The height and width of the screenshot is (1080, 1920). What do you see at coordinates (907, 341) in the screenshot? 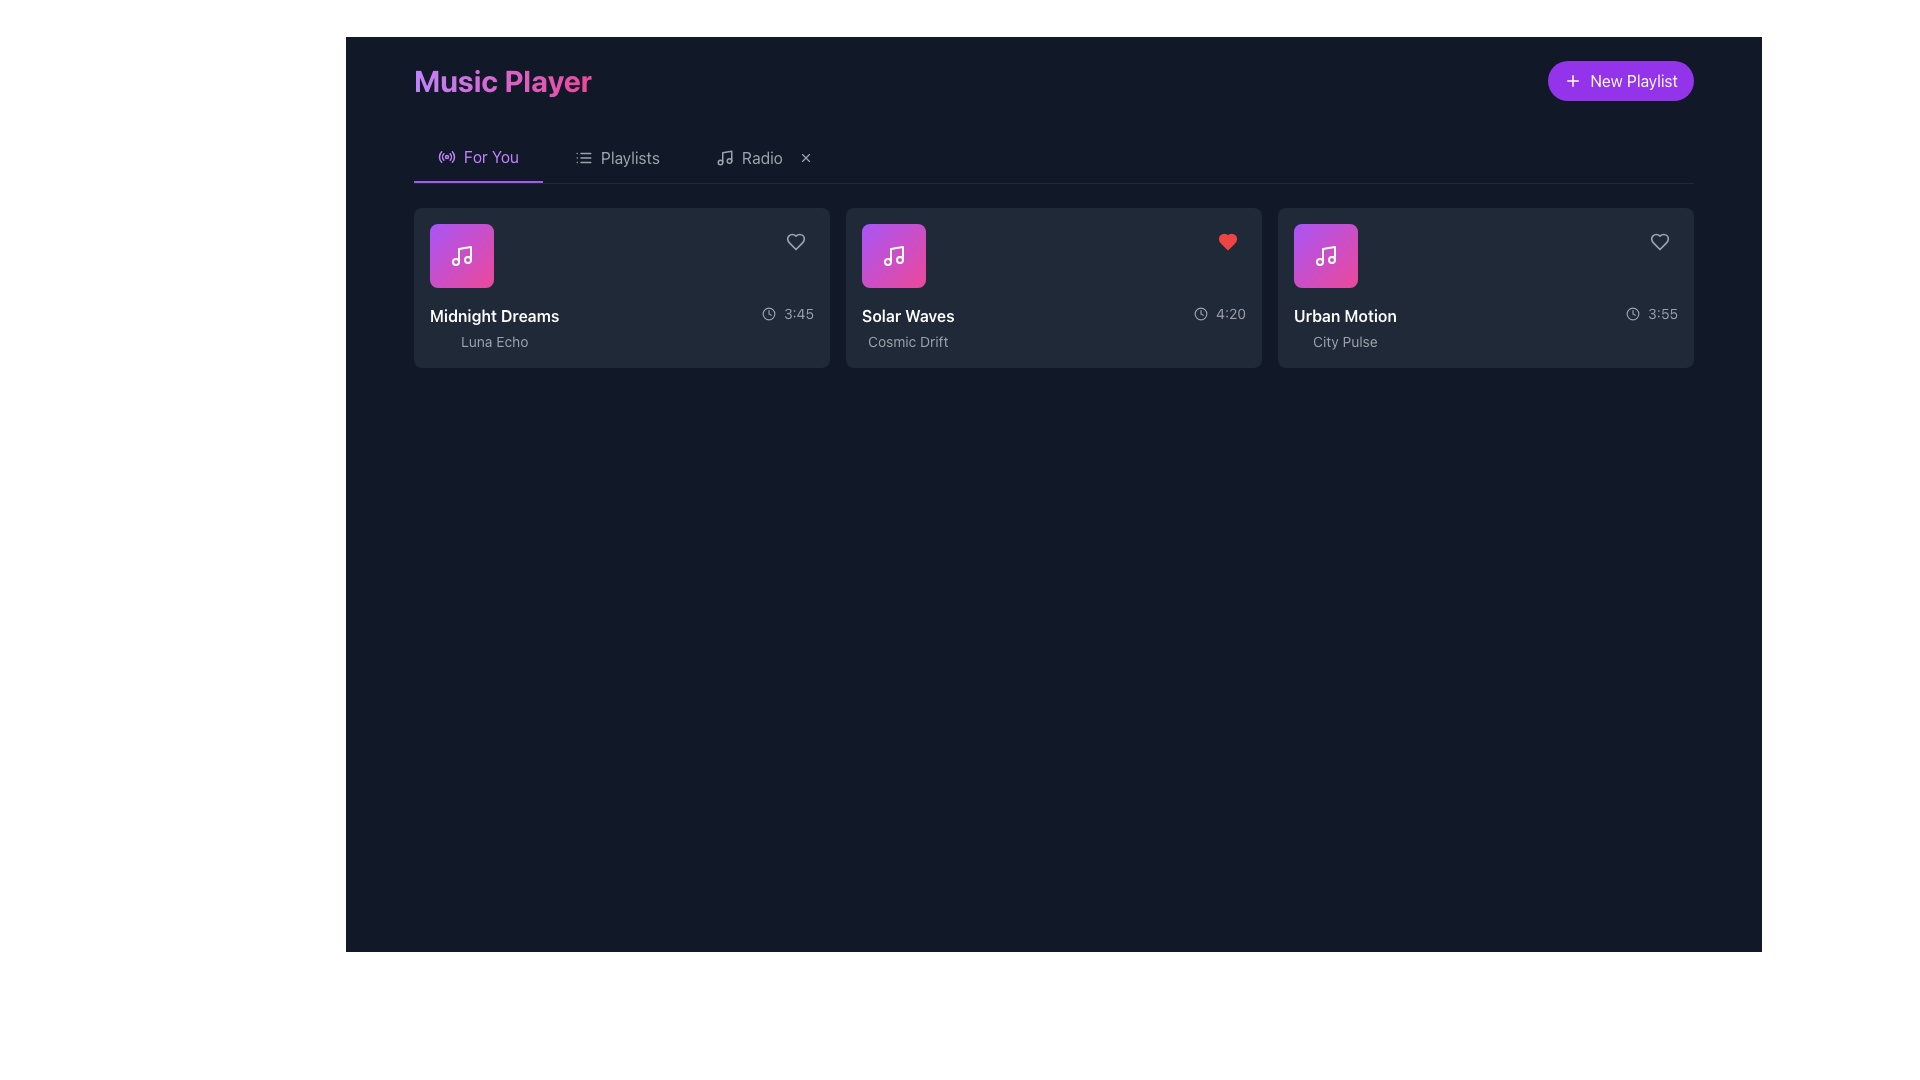
I see `the text label displaying 'Cosmic Drift' which is styled in gray and positioned below 'Solar Waves' in the music player interface` at bounding box center [907, 341].